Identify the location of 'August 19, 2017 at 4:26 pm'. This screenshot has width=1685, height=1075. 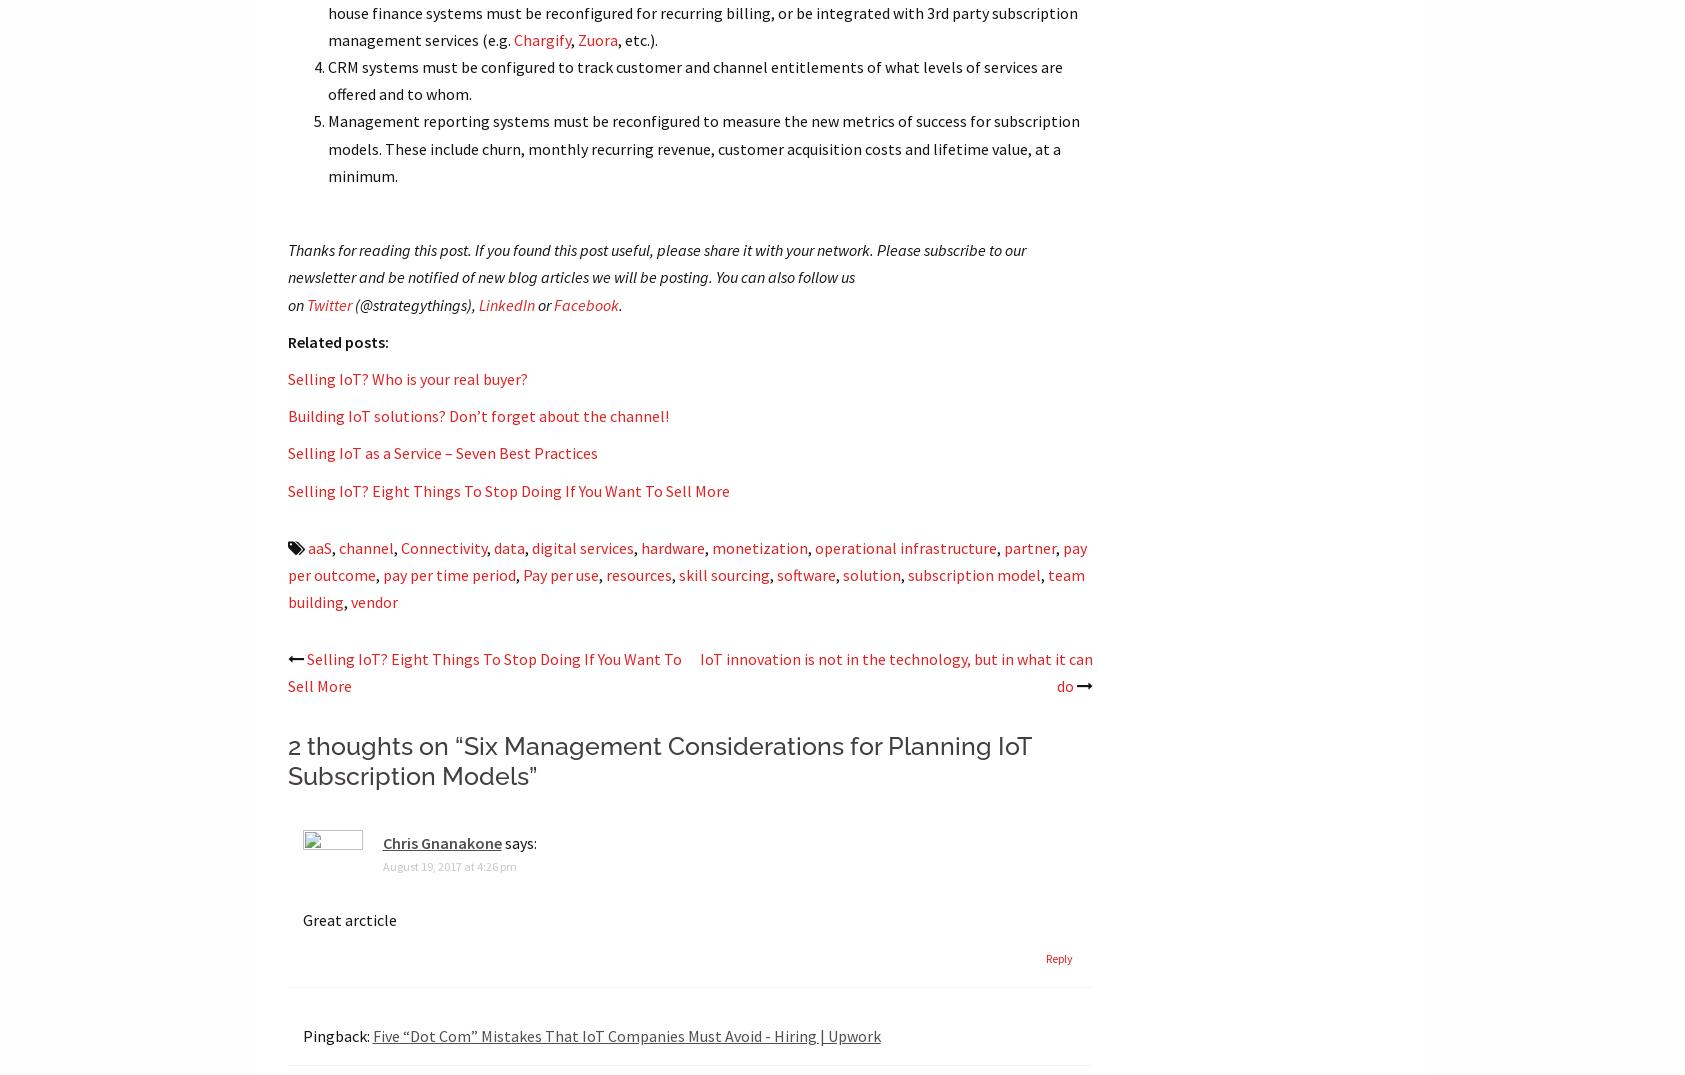
(380, 865).